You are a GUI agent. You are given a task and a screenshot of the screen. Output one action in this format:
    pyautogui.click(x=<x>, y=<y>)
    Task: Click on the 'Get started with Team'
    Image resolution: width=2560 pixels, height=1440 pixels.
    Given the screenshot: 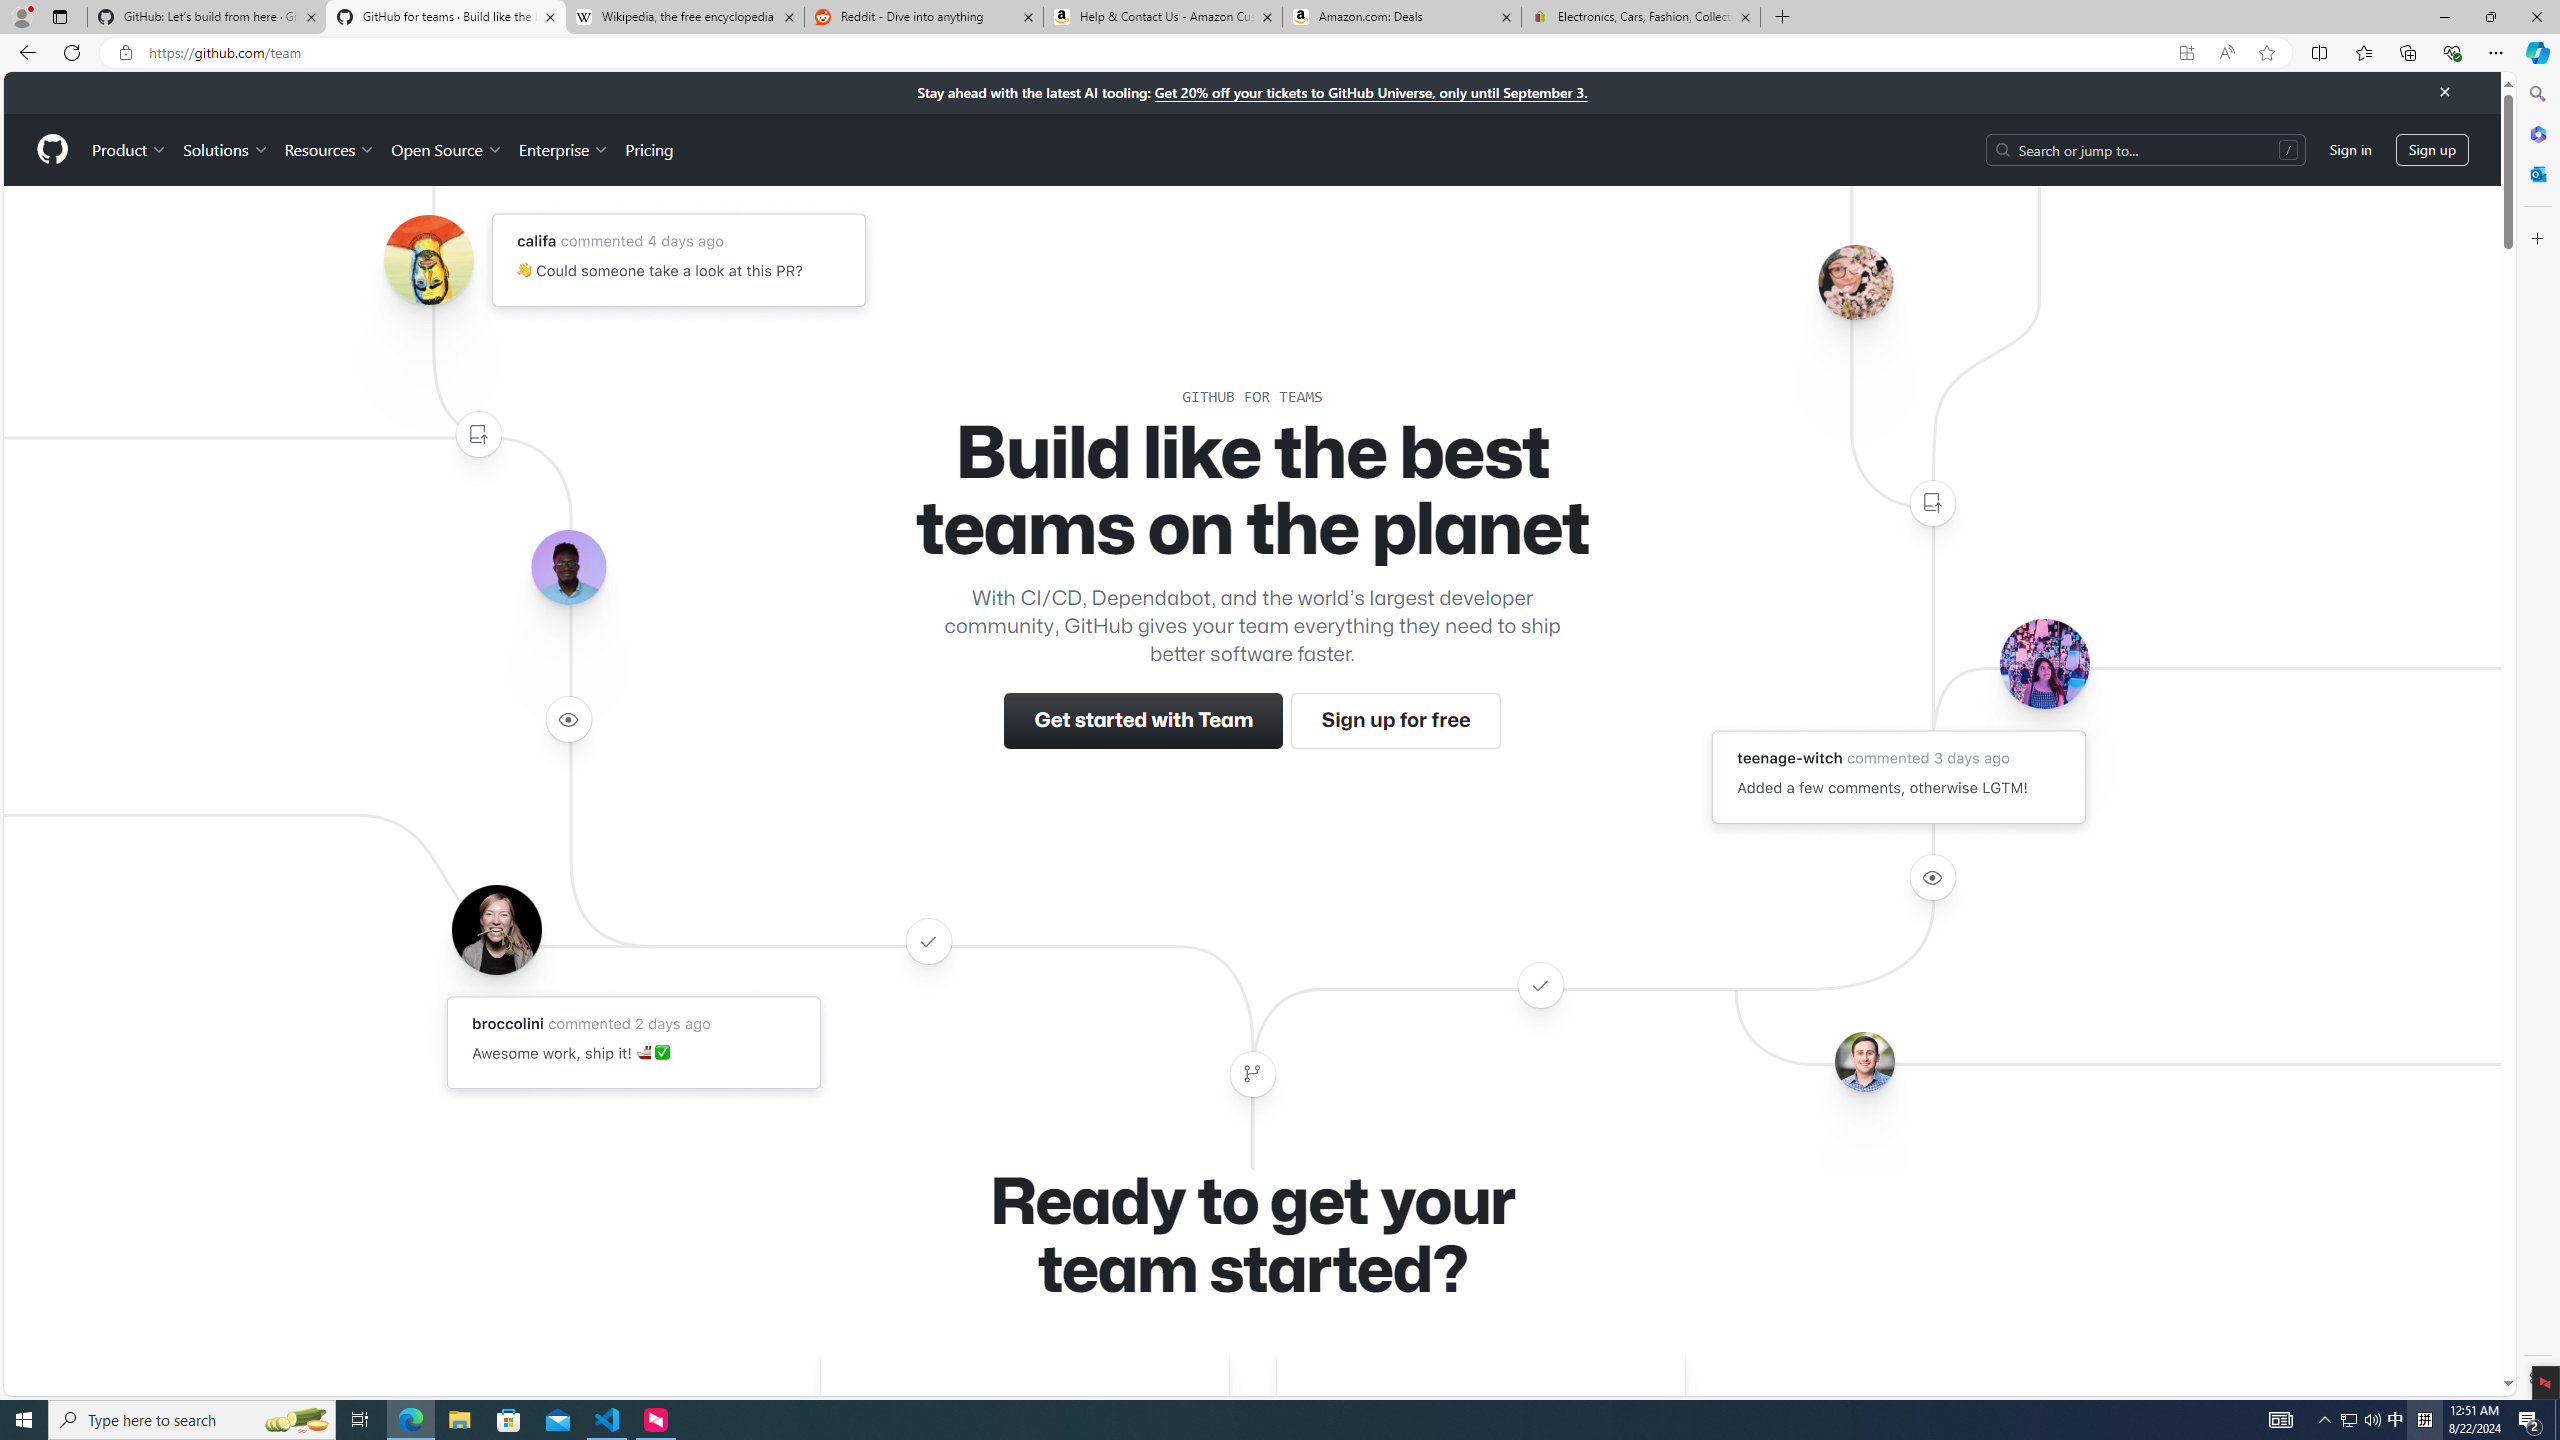 What is the action you would take?
    pyautogui.click(x=1144, y=720)
    